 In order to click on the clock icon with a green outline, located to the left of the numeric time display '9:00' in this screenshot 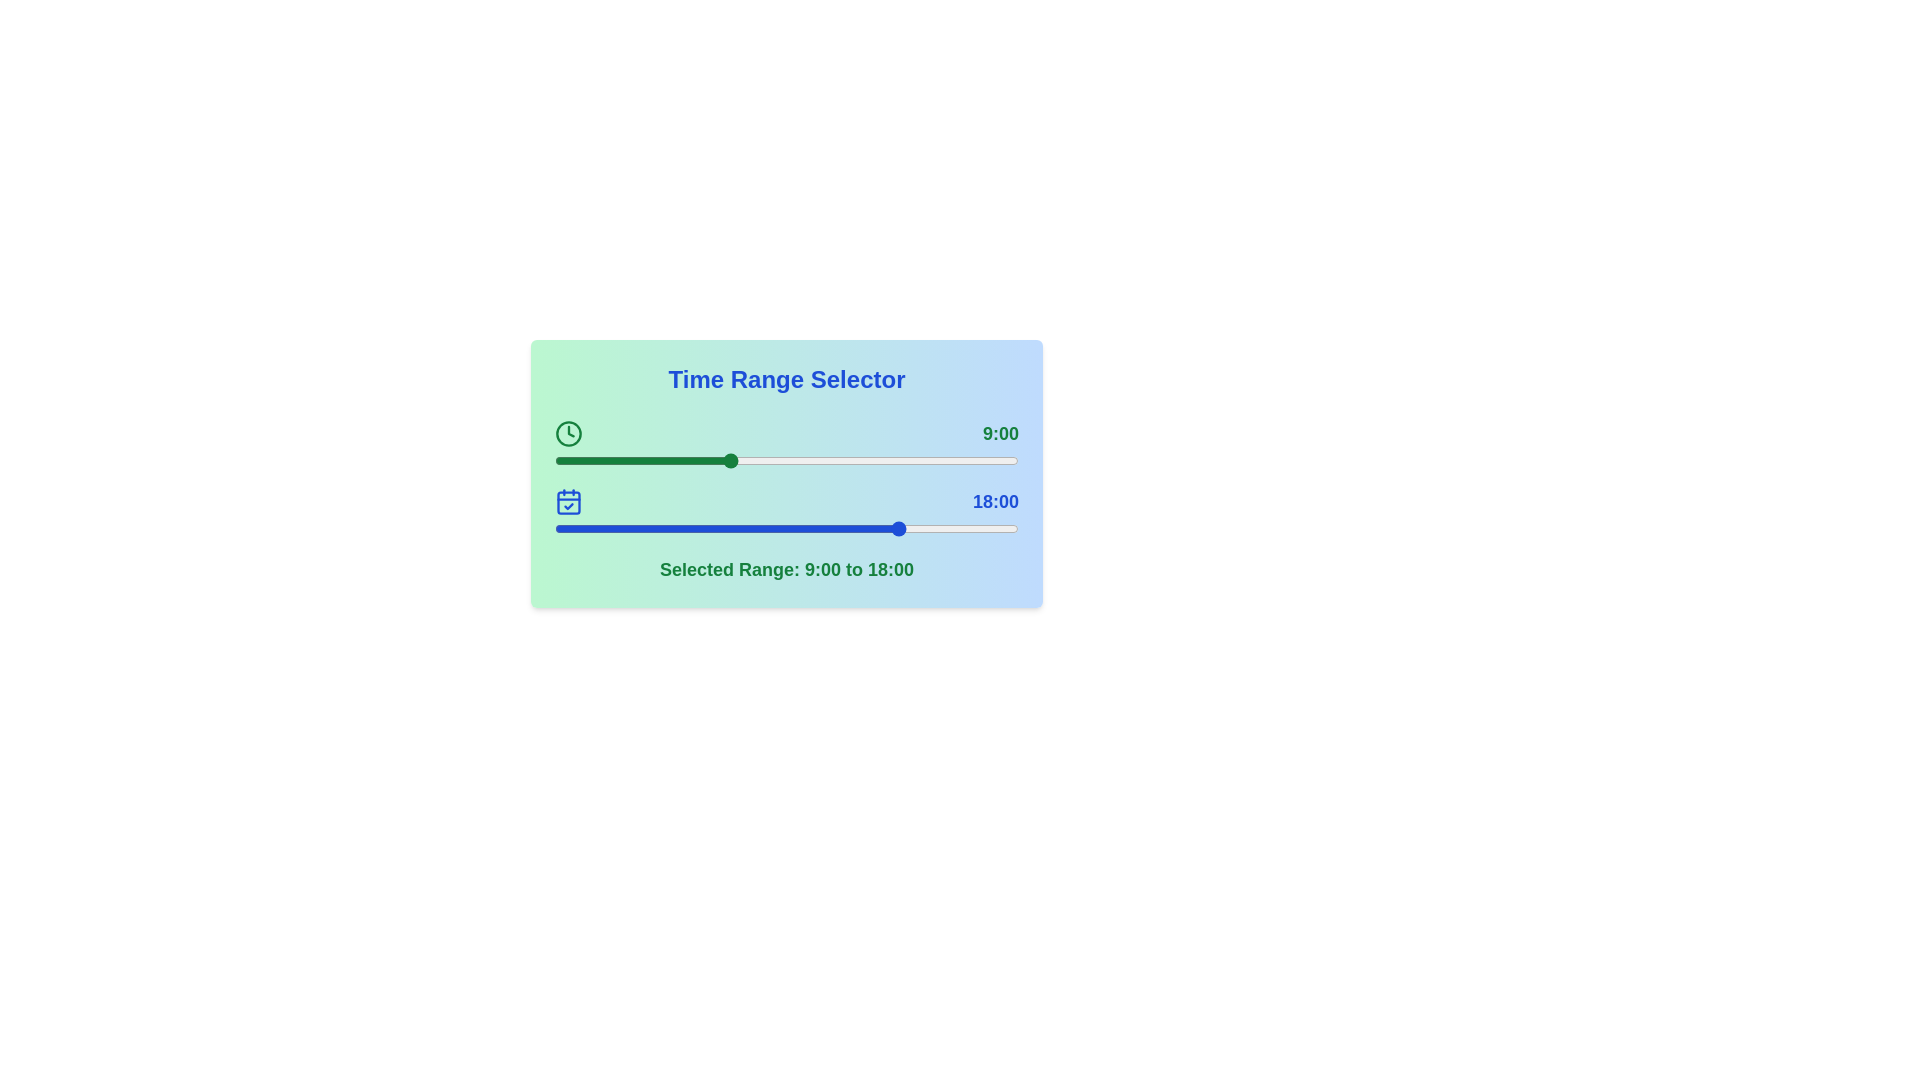, I will do `click(568, 433)`.